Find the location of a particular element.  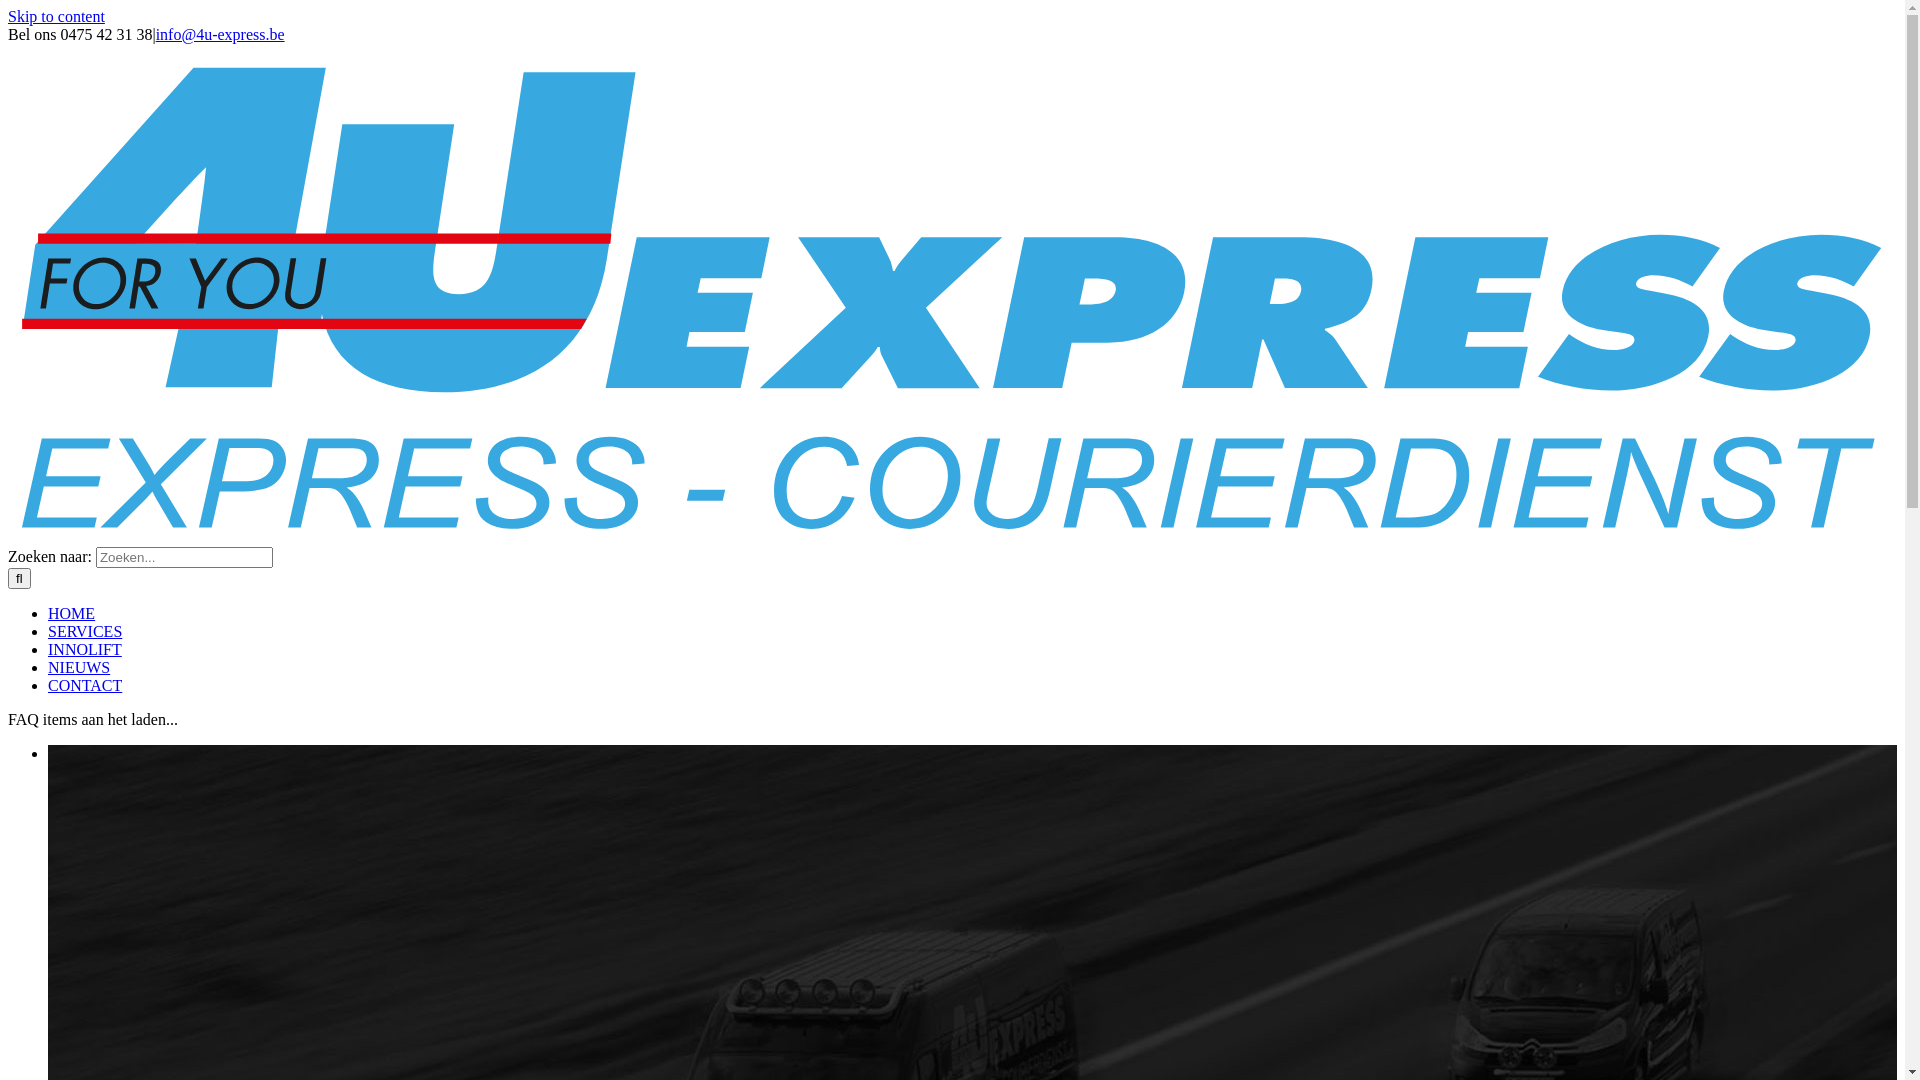

'NIEUWS' is located at coordinates (78, 667).